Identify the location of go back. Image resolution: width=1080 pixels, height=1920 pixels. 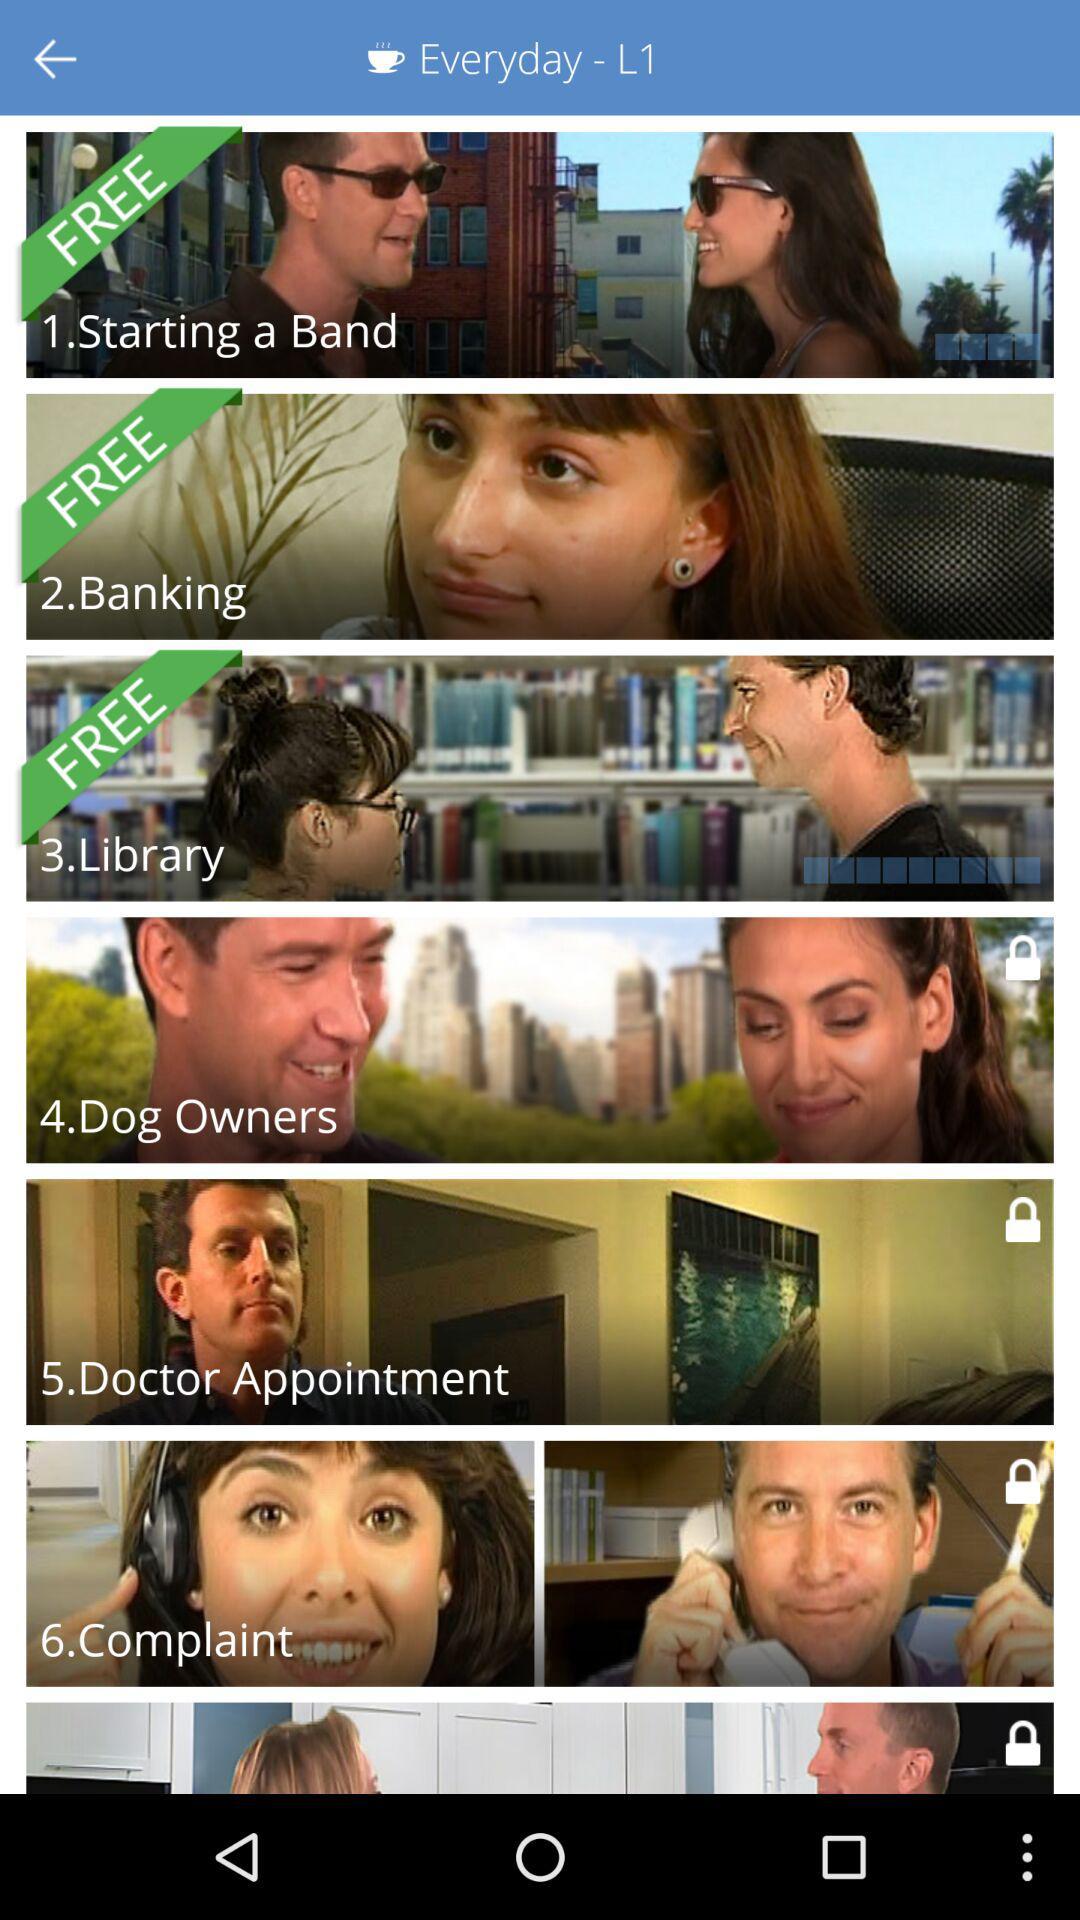
(56, 57).